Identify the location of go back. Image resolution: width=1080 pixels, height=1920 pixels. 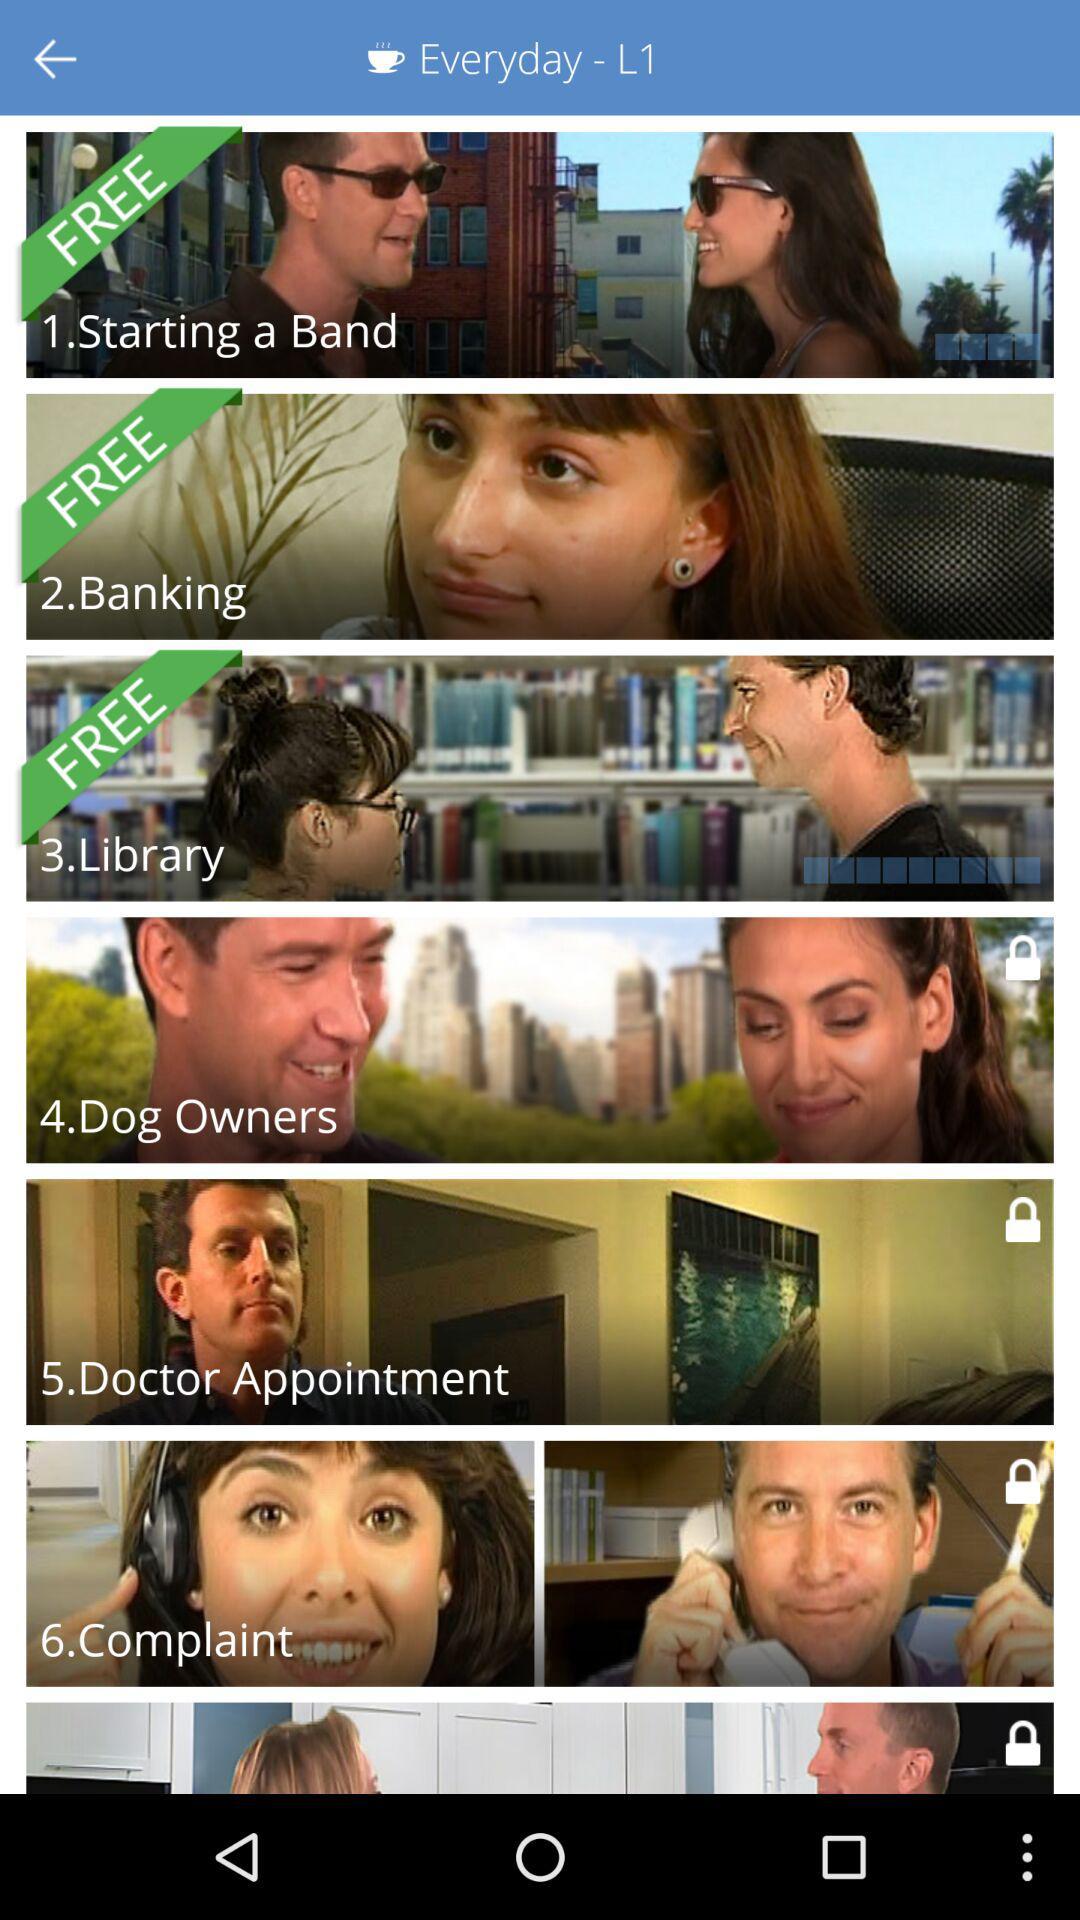
(56, 57).